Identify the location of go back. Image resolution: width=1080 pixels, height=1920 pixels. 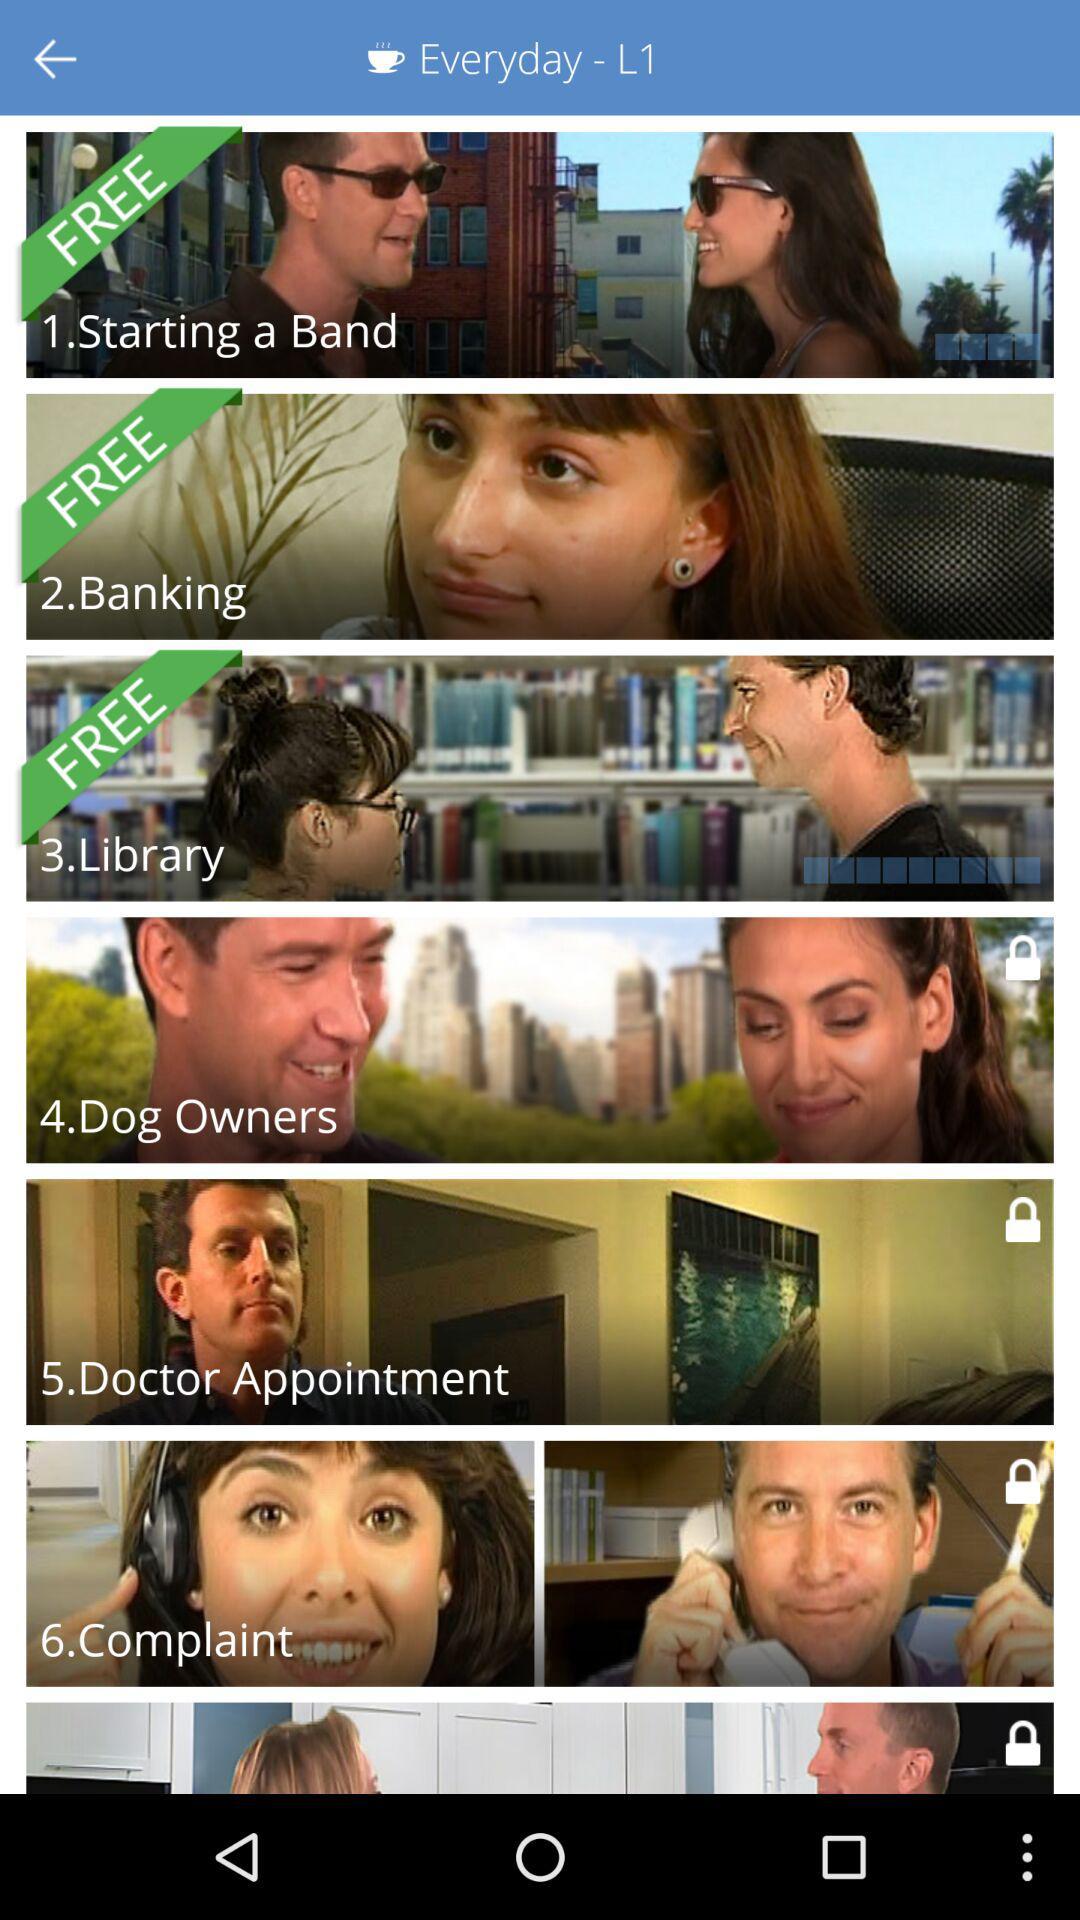
(56, 57).